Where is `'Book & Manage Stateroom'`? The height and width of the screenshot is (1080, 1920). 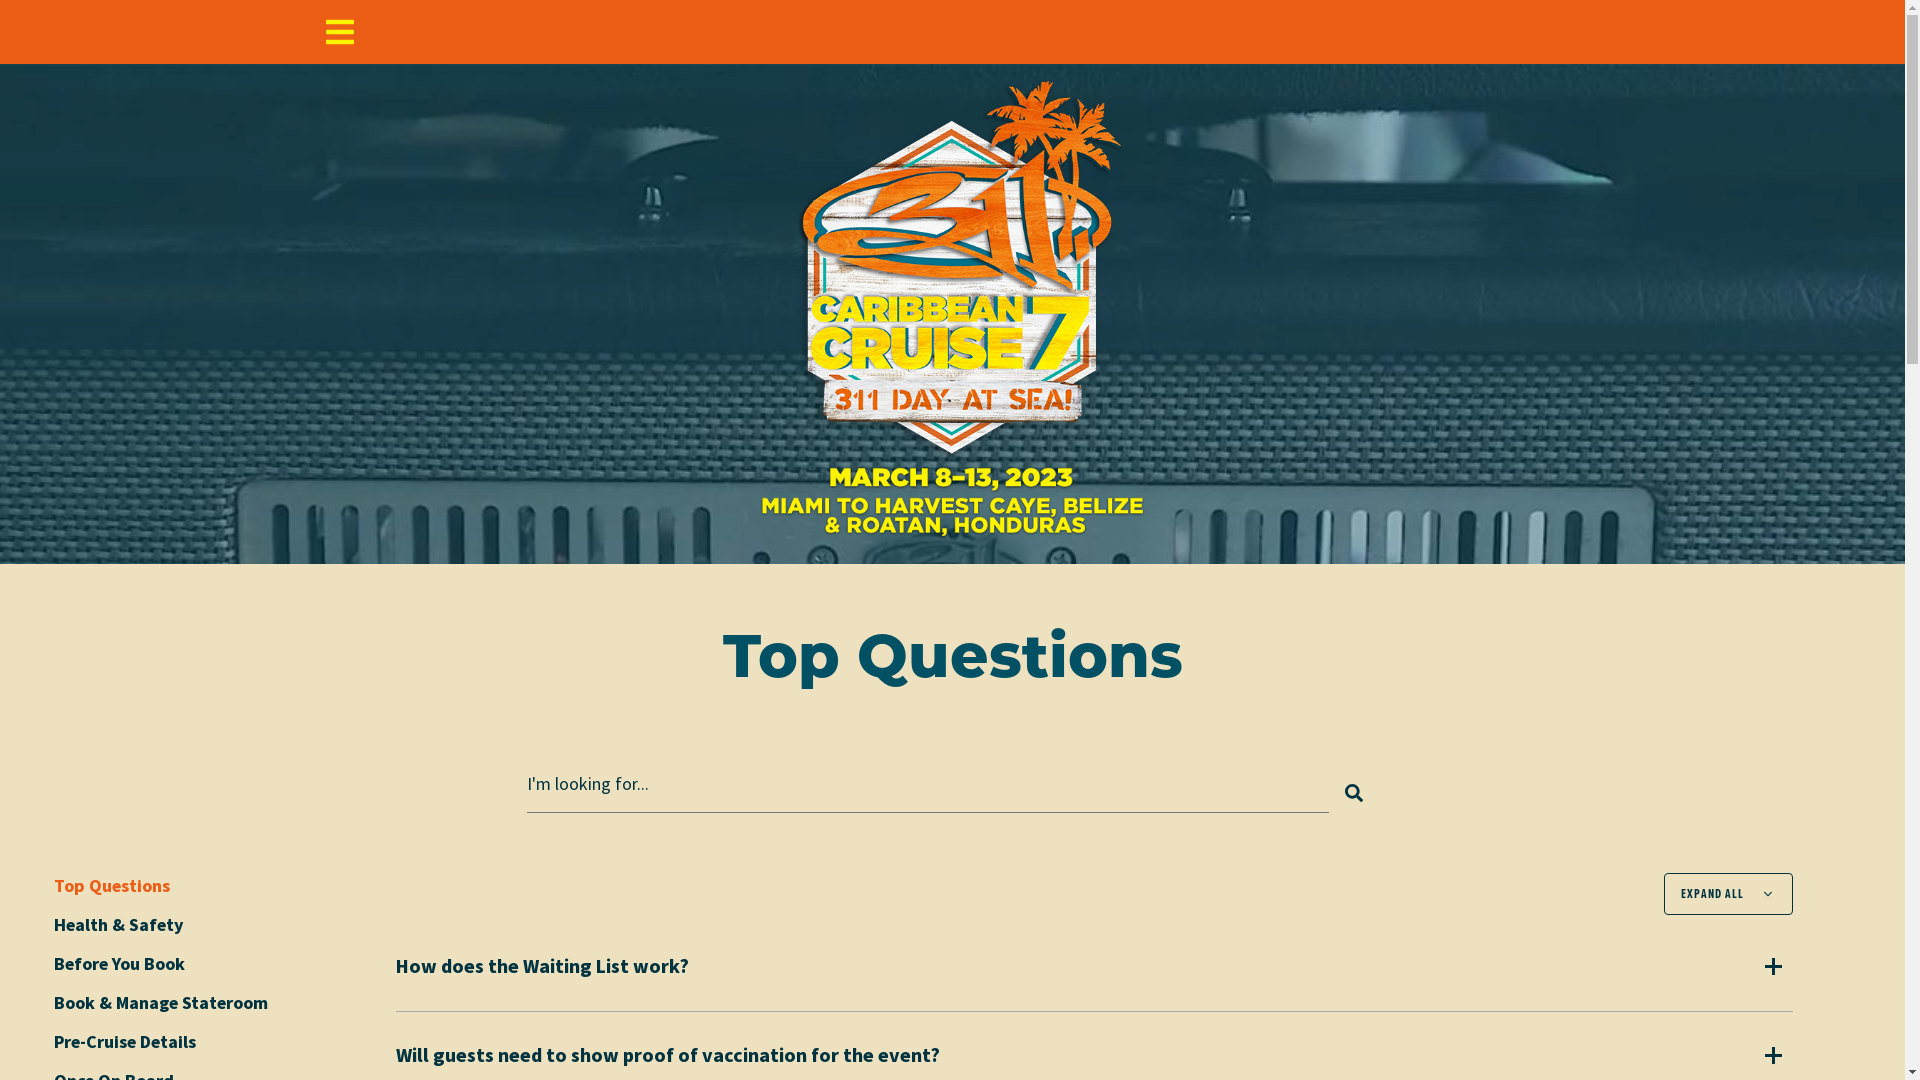
'Book & Manage Stateroom' is located at coordinates (161, 1003).